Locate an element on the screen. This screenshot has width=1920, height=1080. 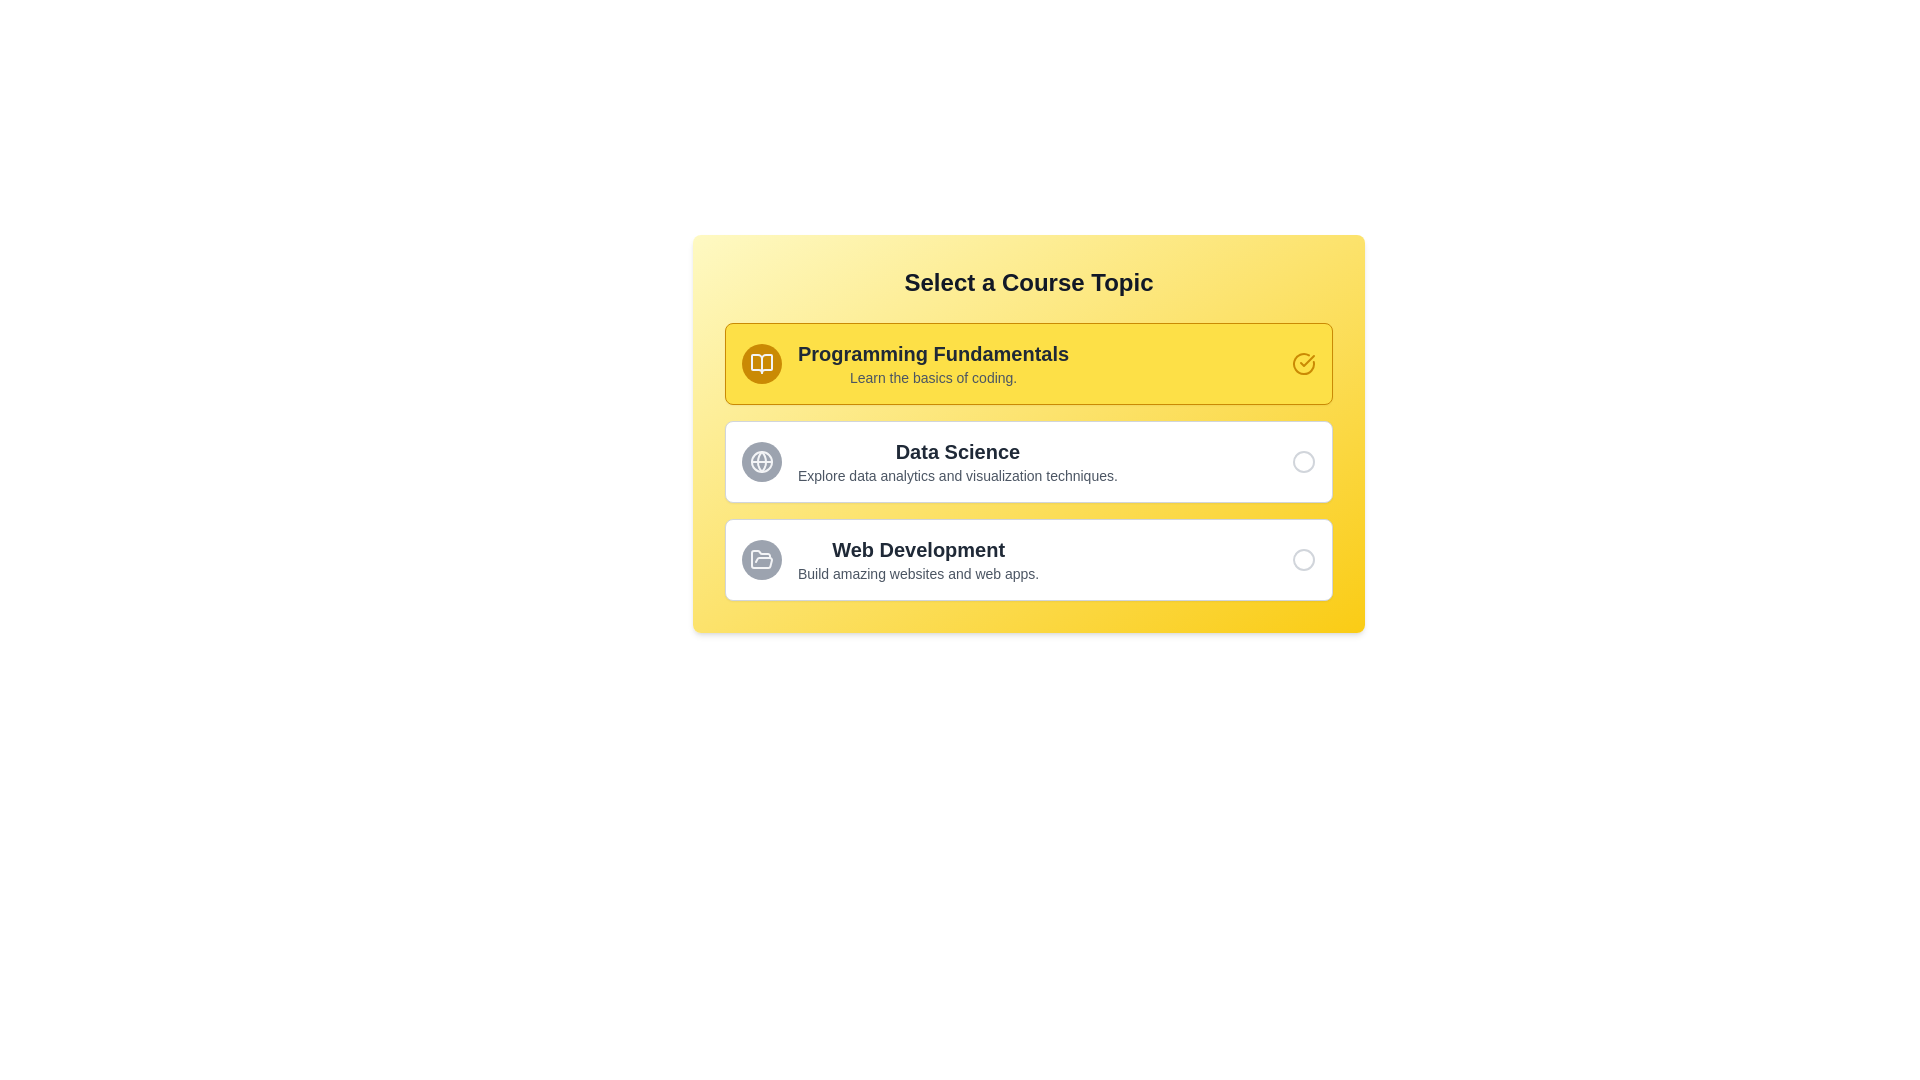
the radio button for the 'Data Science' option, which is a circular shape located in the second option card on the right side, just above the card's vertical centerline is located at coordinates (1304, 462).